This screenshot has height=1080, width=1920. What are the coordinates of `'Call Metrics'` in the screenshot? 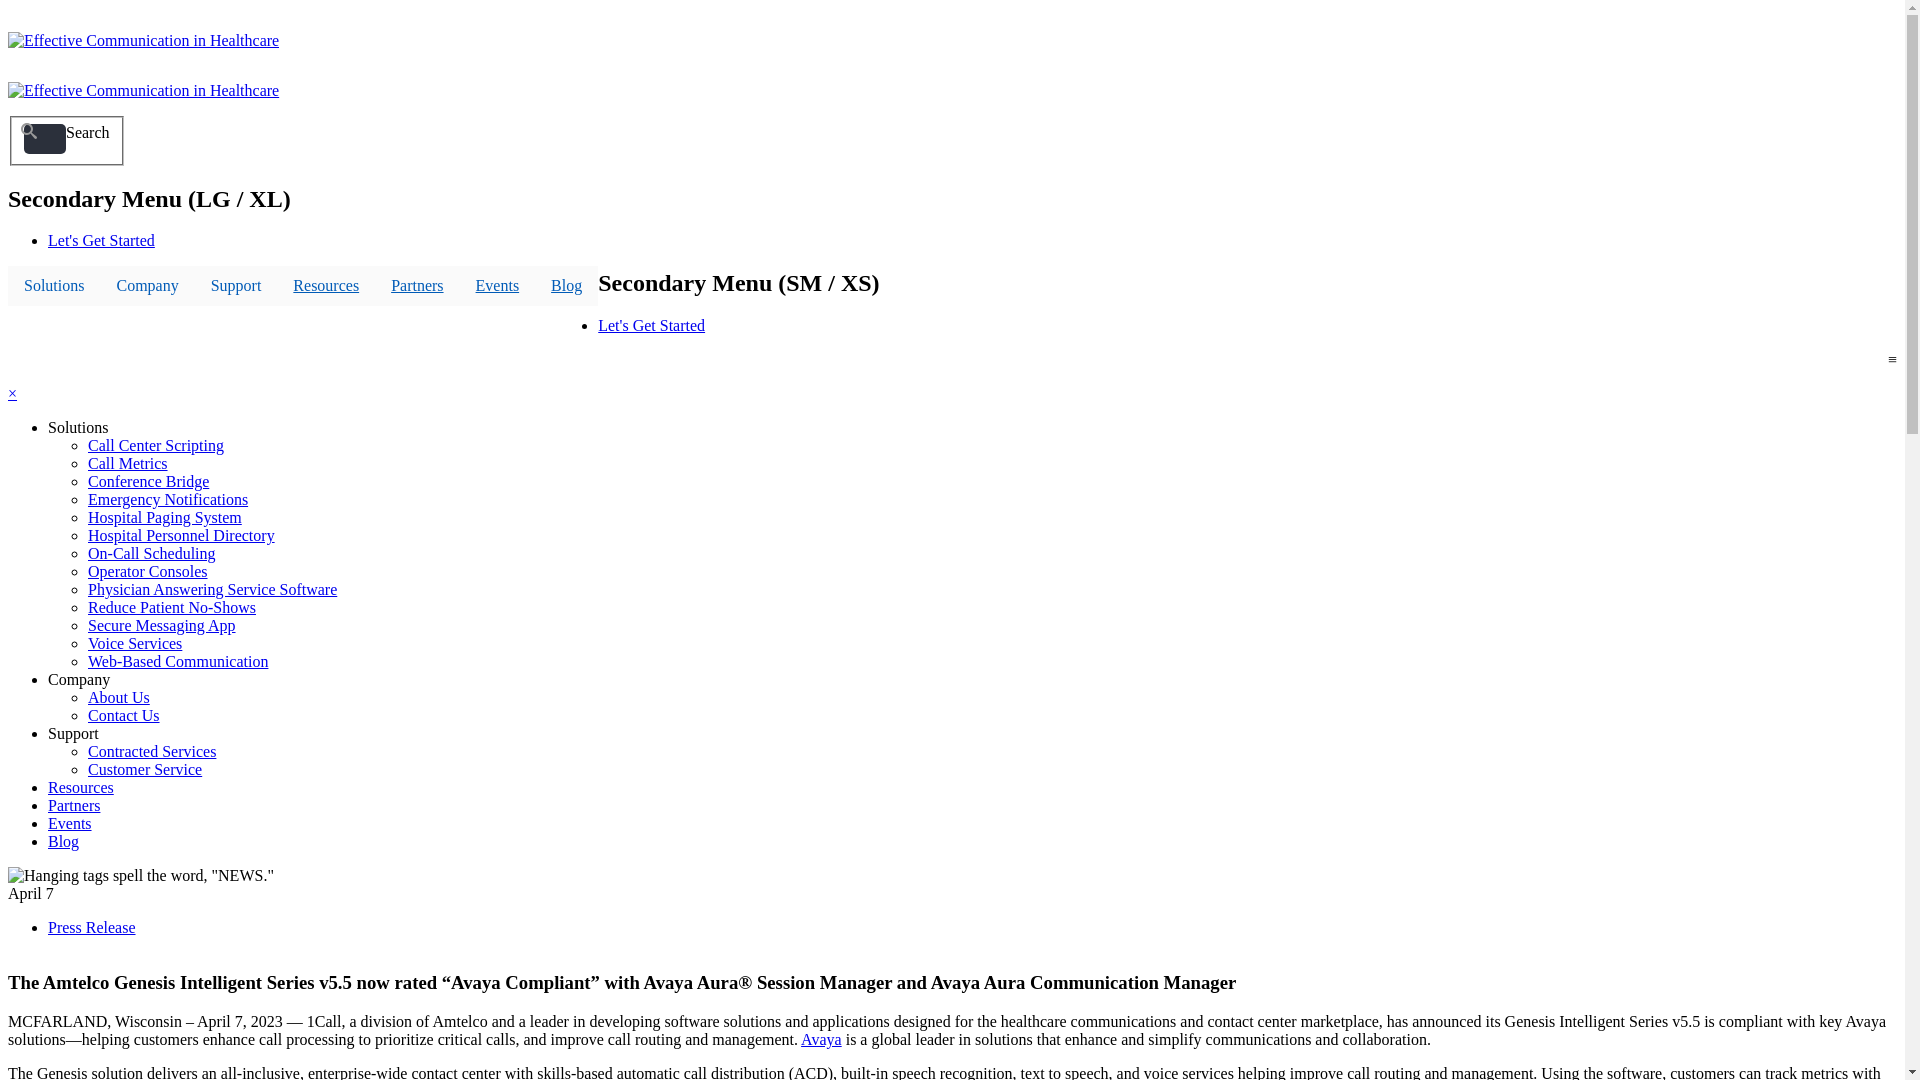 It's located at (127, 463).